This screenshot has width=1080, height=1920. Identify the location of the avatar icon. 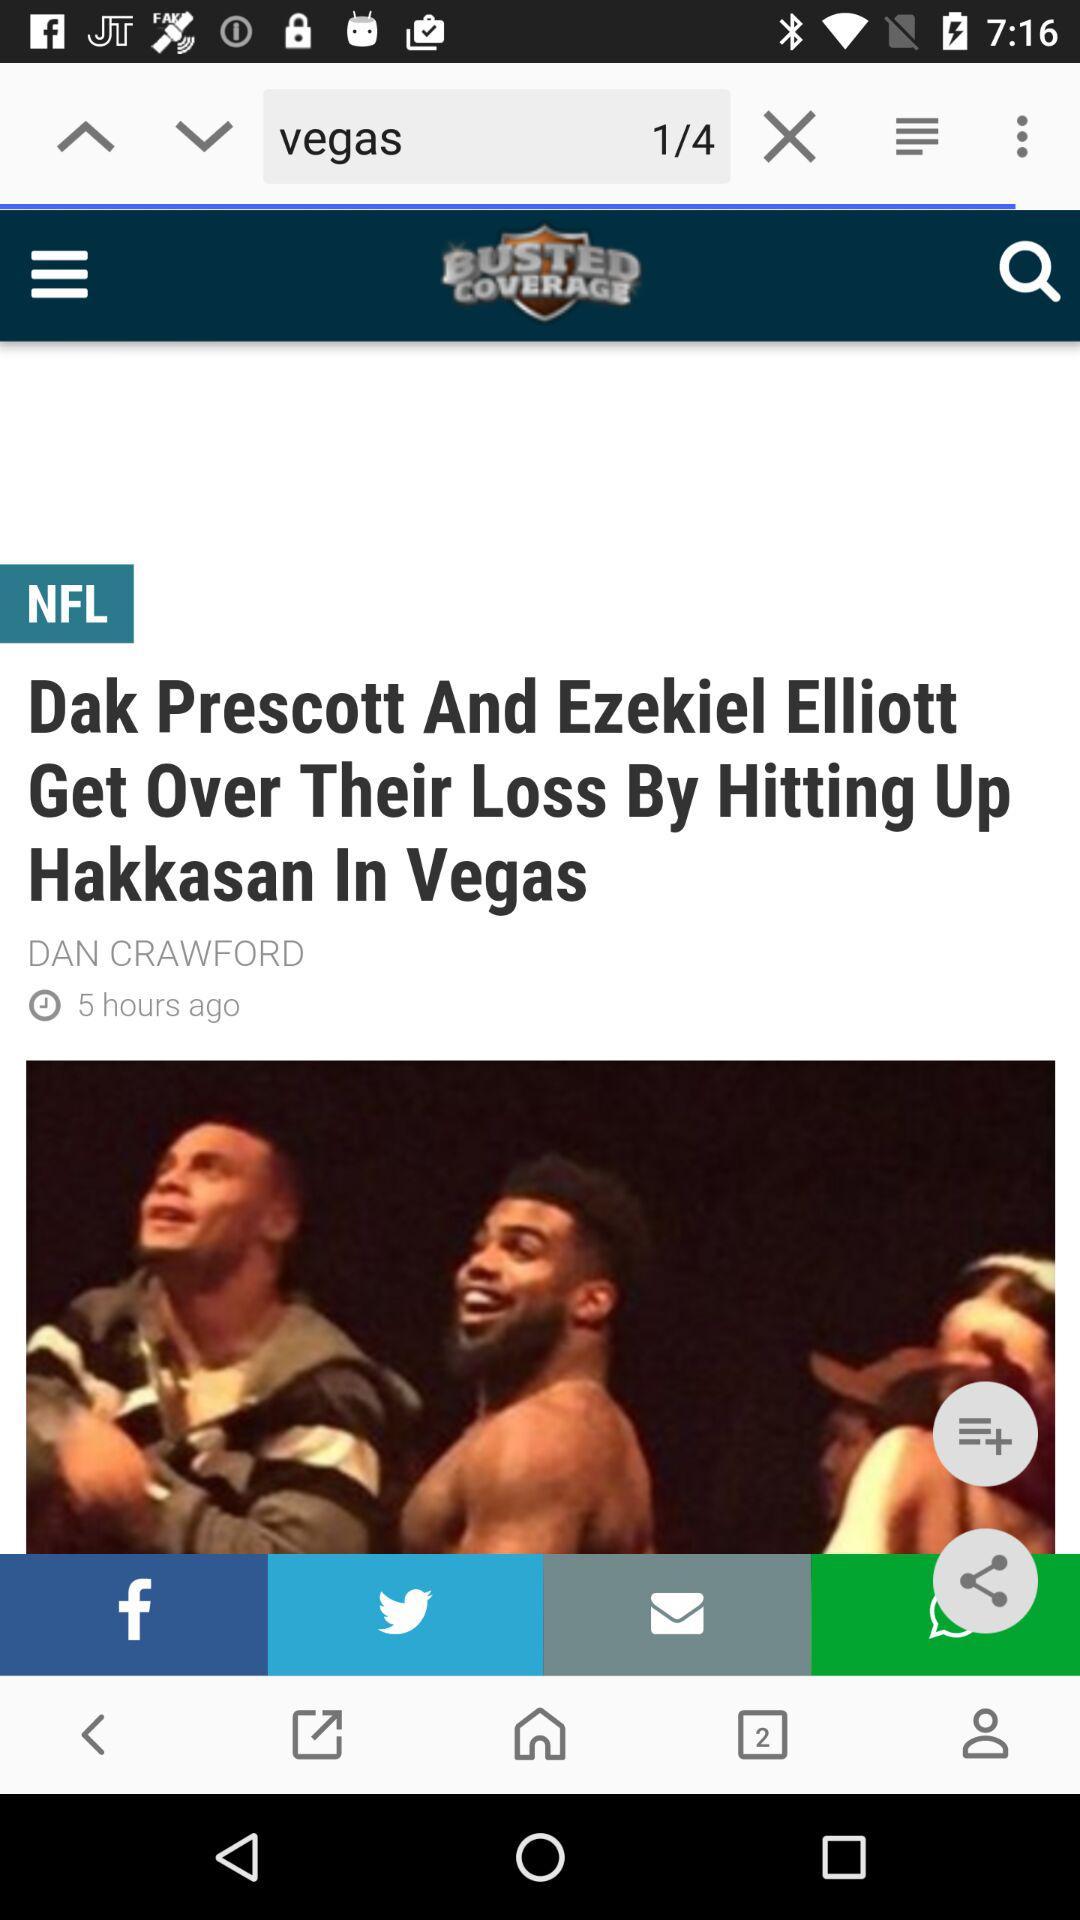
(984, 1733).